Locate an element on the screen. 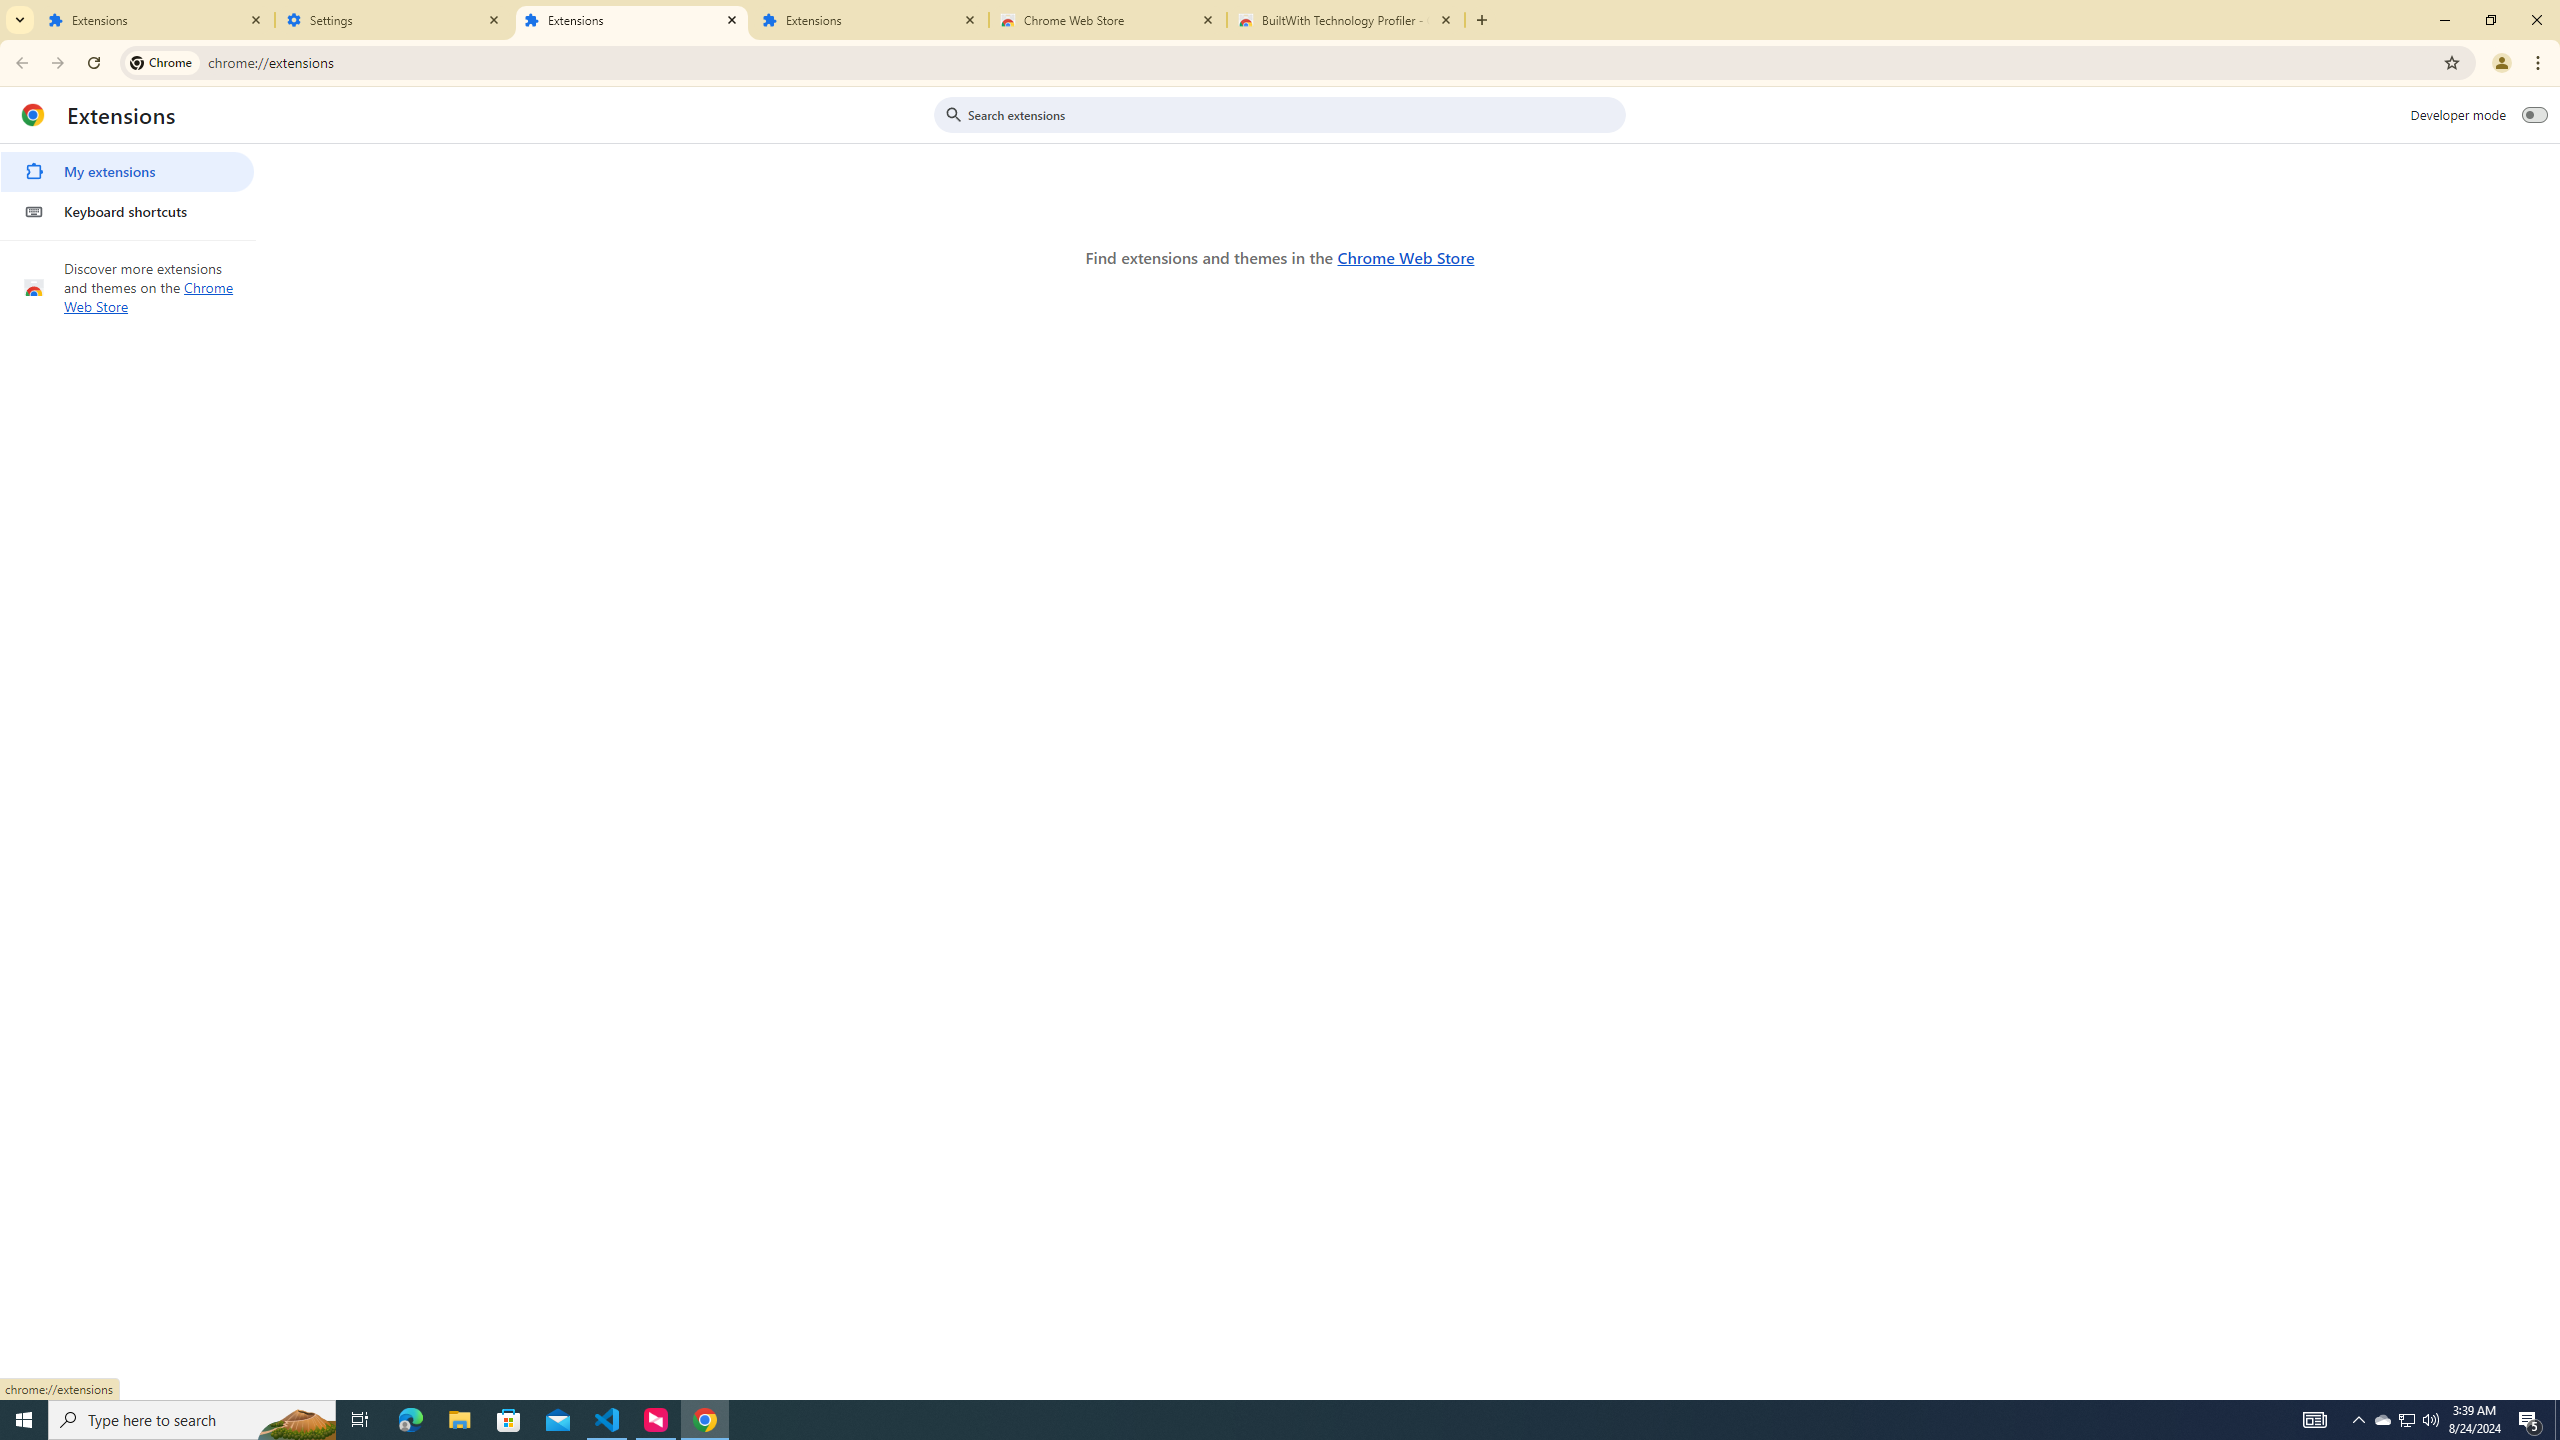  'Chrome Web Store' is located at coordinates (1405, 256).